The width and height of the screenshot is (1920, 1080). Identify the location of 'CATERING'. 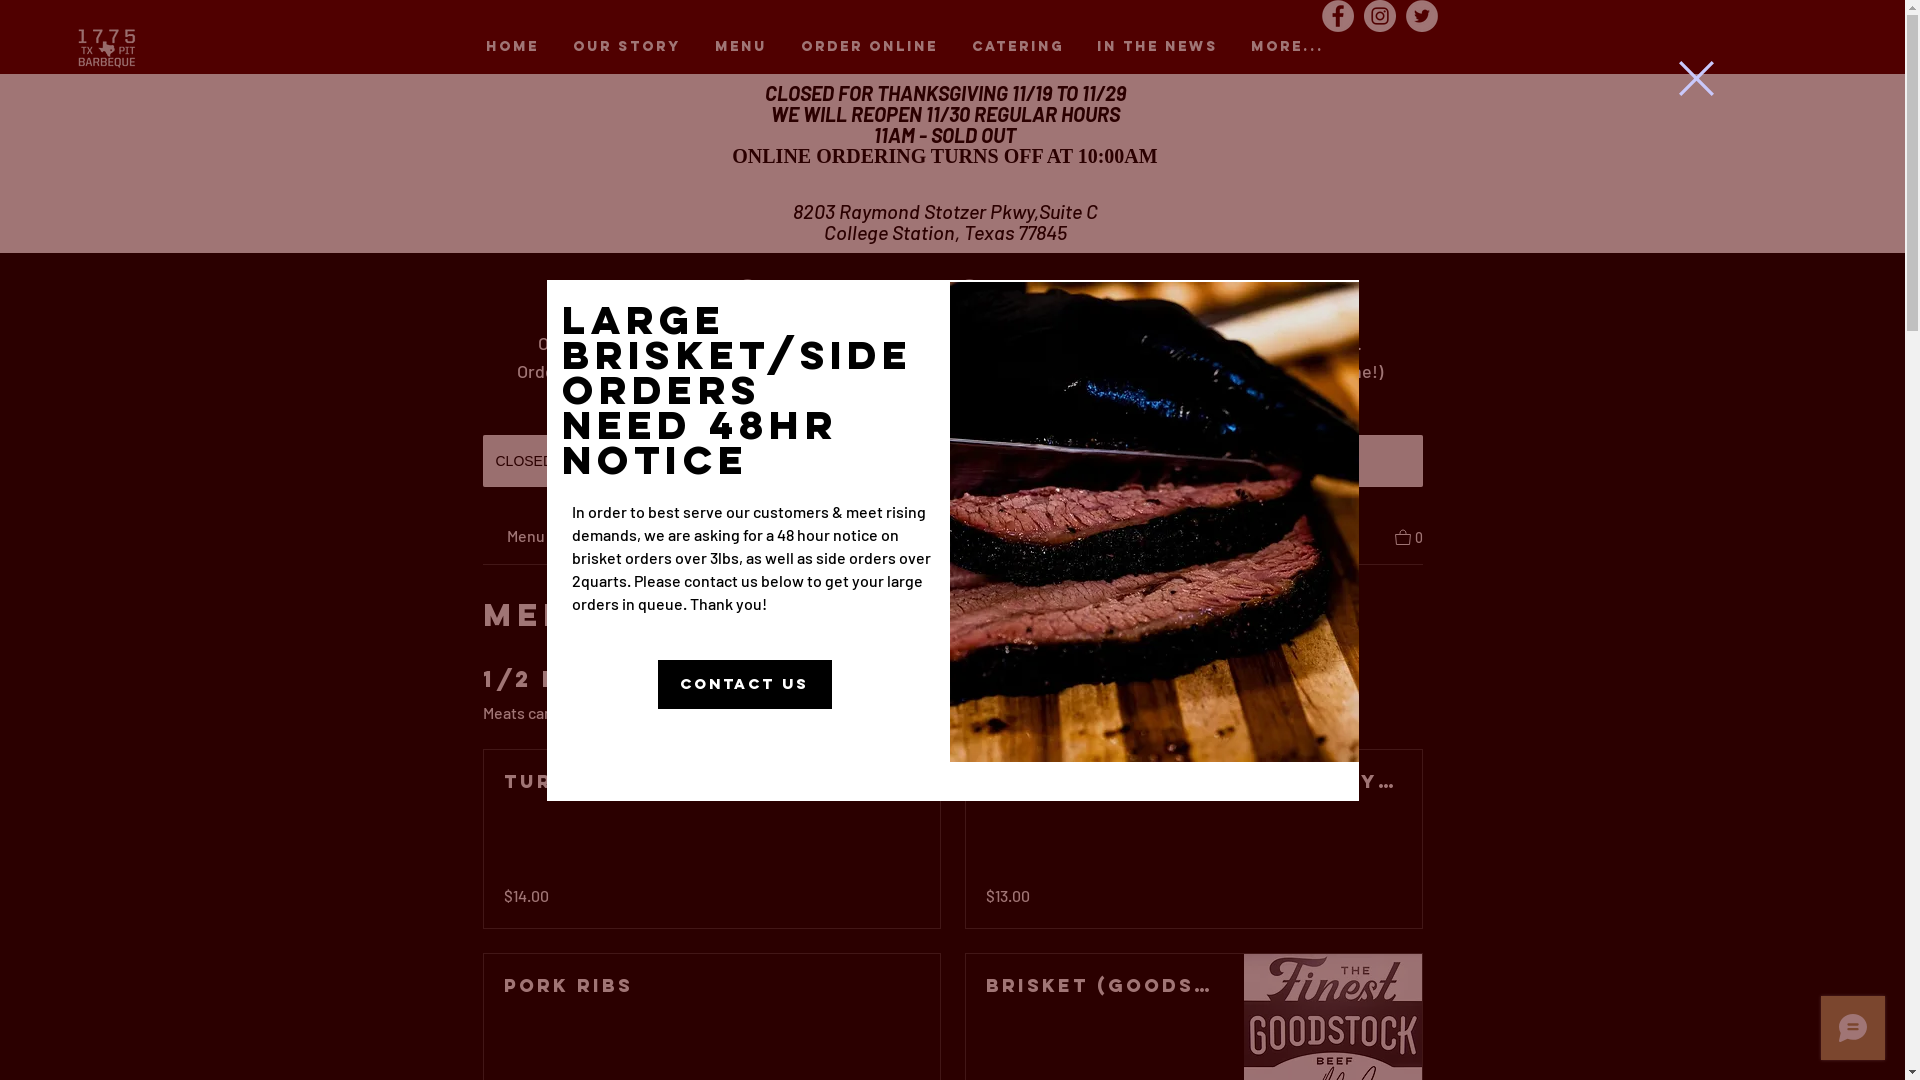
(1017, 45).